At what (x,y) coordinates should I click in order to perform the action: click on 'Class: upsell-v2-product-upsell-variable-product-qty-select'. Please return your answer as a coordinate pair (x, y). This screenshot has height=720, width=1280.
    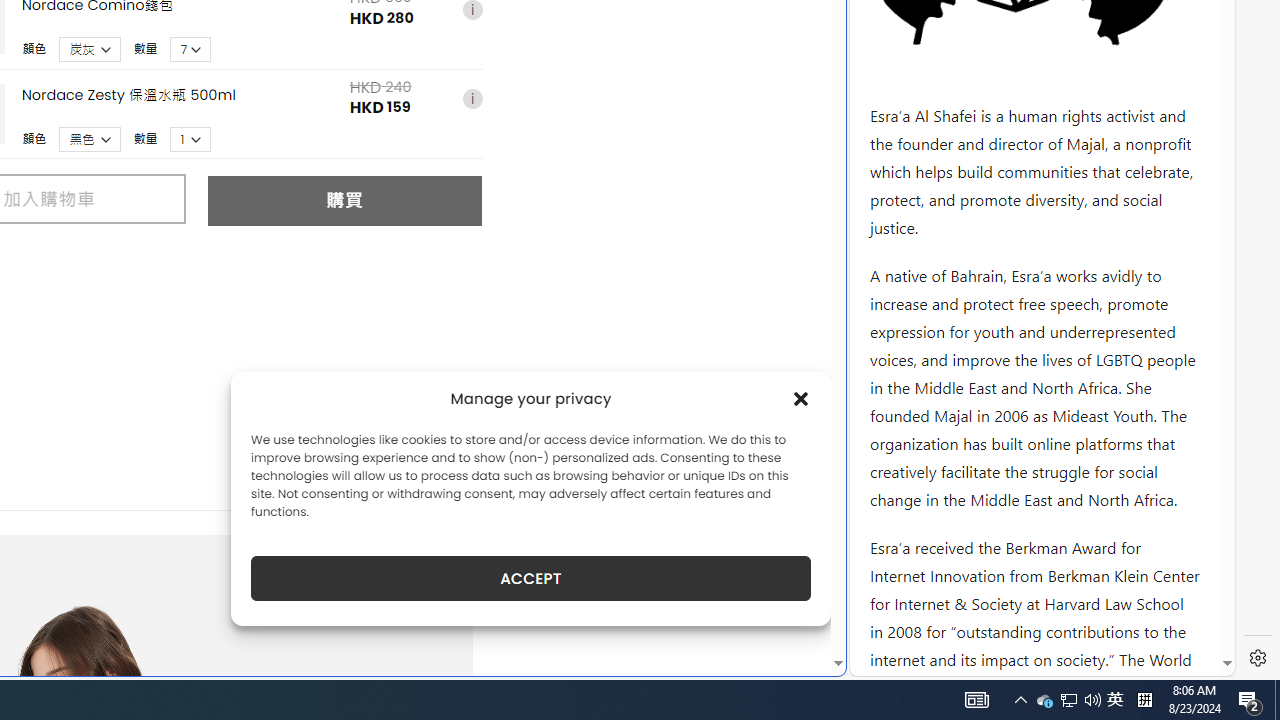
    Looking at the image, I should click on (191, 138).